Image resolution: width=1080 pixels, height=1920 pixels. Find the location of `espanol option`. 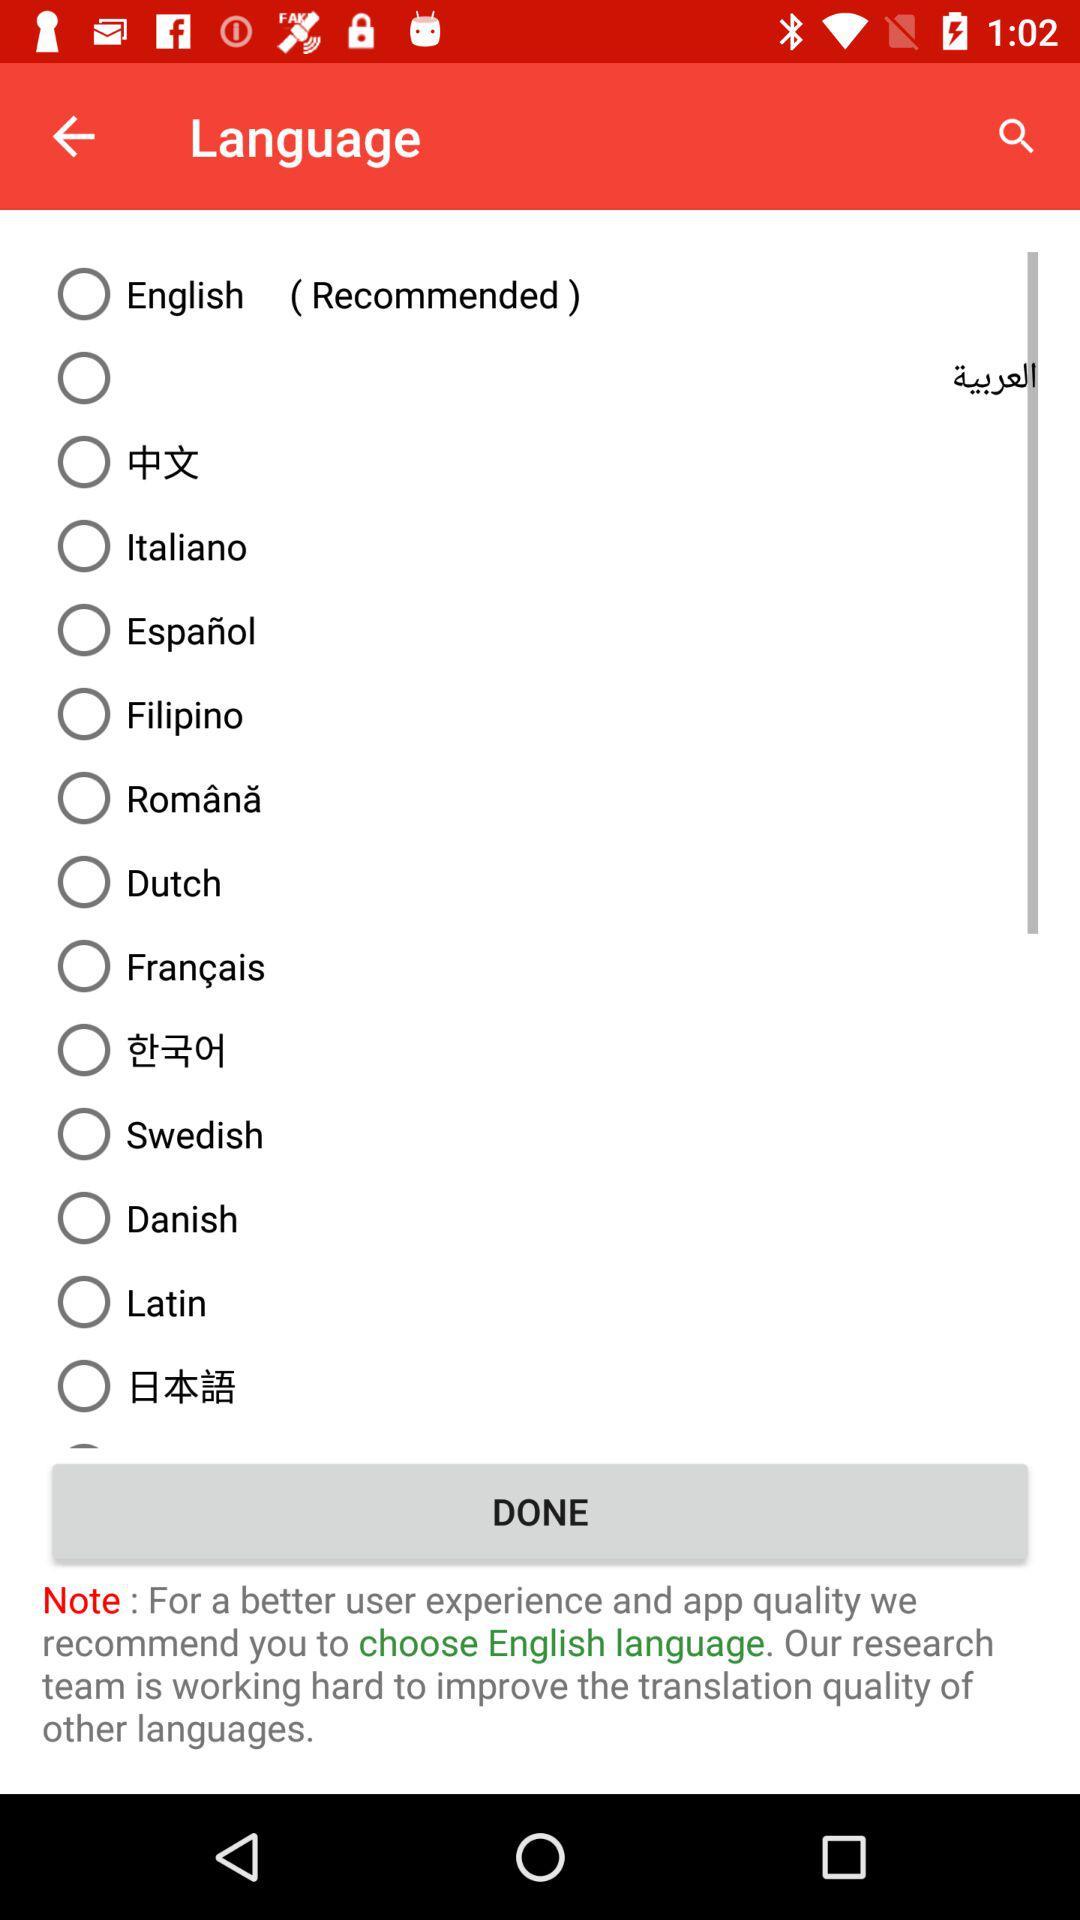

espanol option is located at coordinates (540, 628).